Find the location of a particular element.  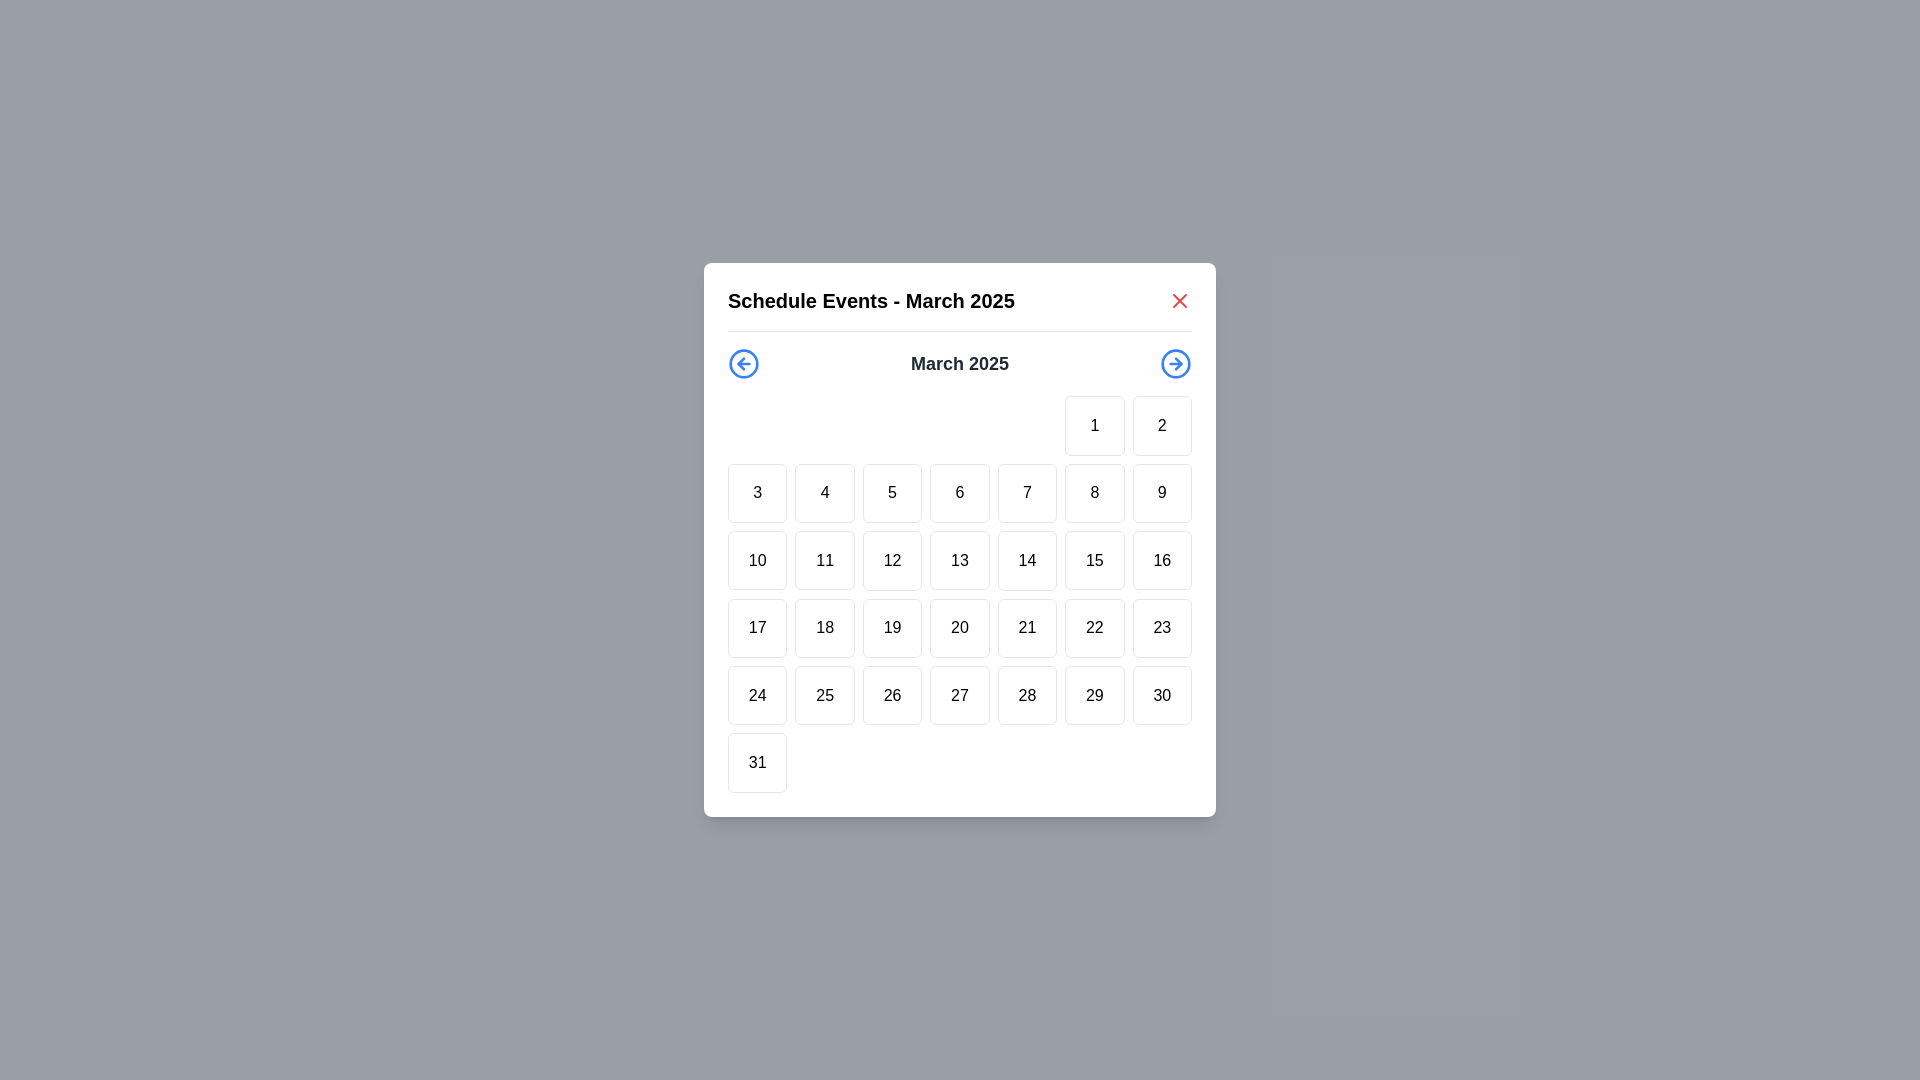

text label displaying 'March 2025' located in the header section of the calendar interface to understand the current month and year is located at coordinates (960, 363).